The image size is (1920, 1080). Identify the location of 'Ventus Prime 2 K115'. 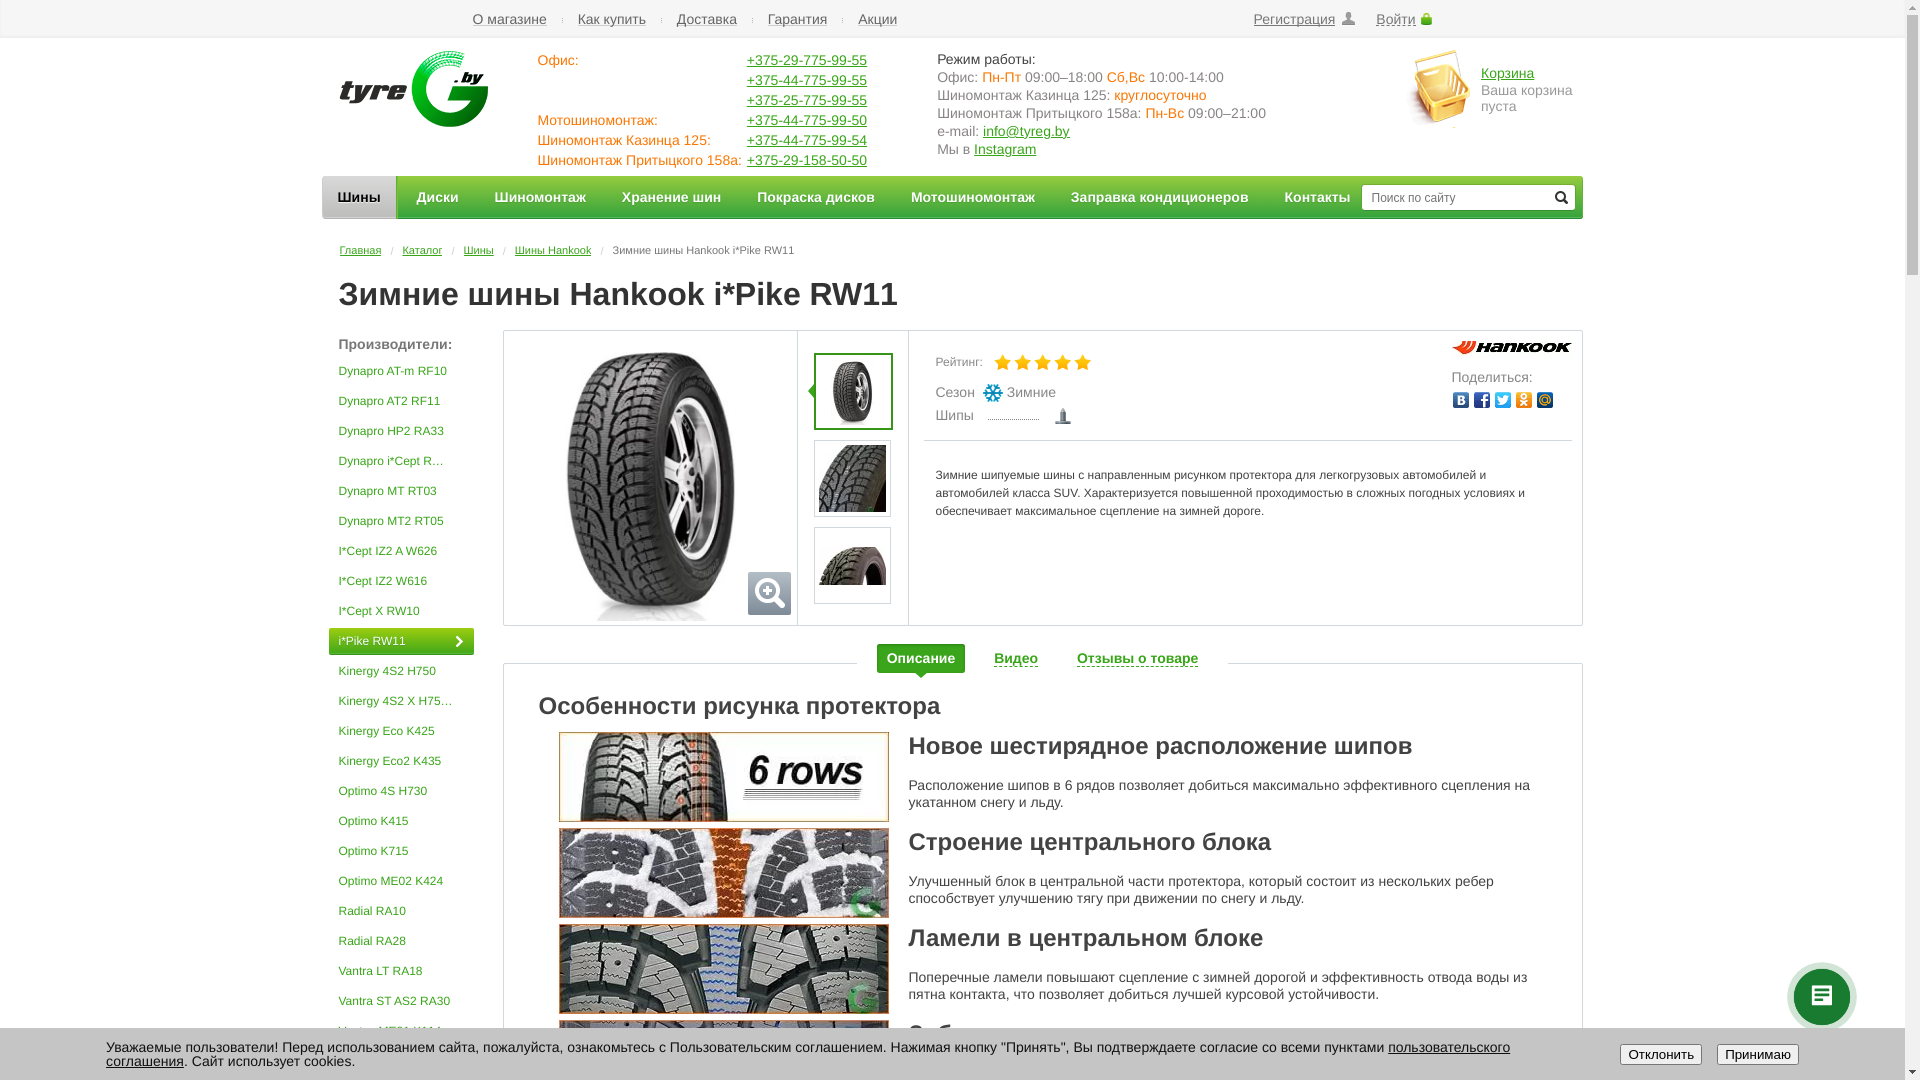
(400, 1060).